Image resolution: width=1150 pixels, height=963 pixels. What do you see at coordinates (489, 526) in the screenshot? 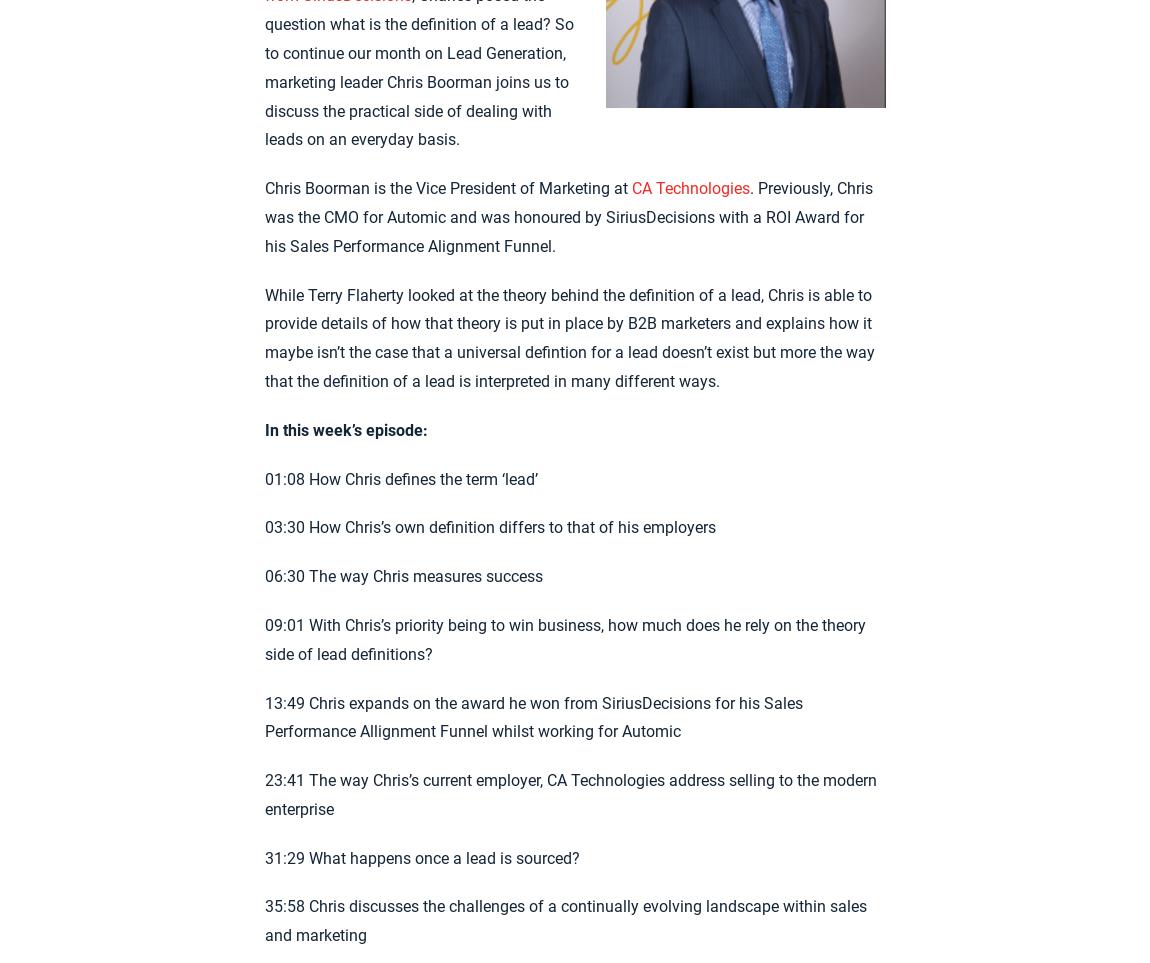
I see `'03:30 How Chris’s own definition differs to that of his employers'` at bounding box center [489, 526].